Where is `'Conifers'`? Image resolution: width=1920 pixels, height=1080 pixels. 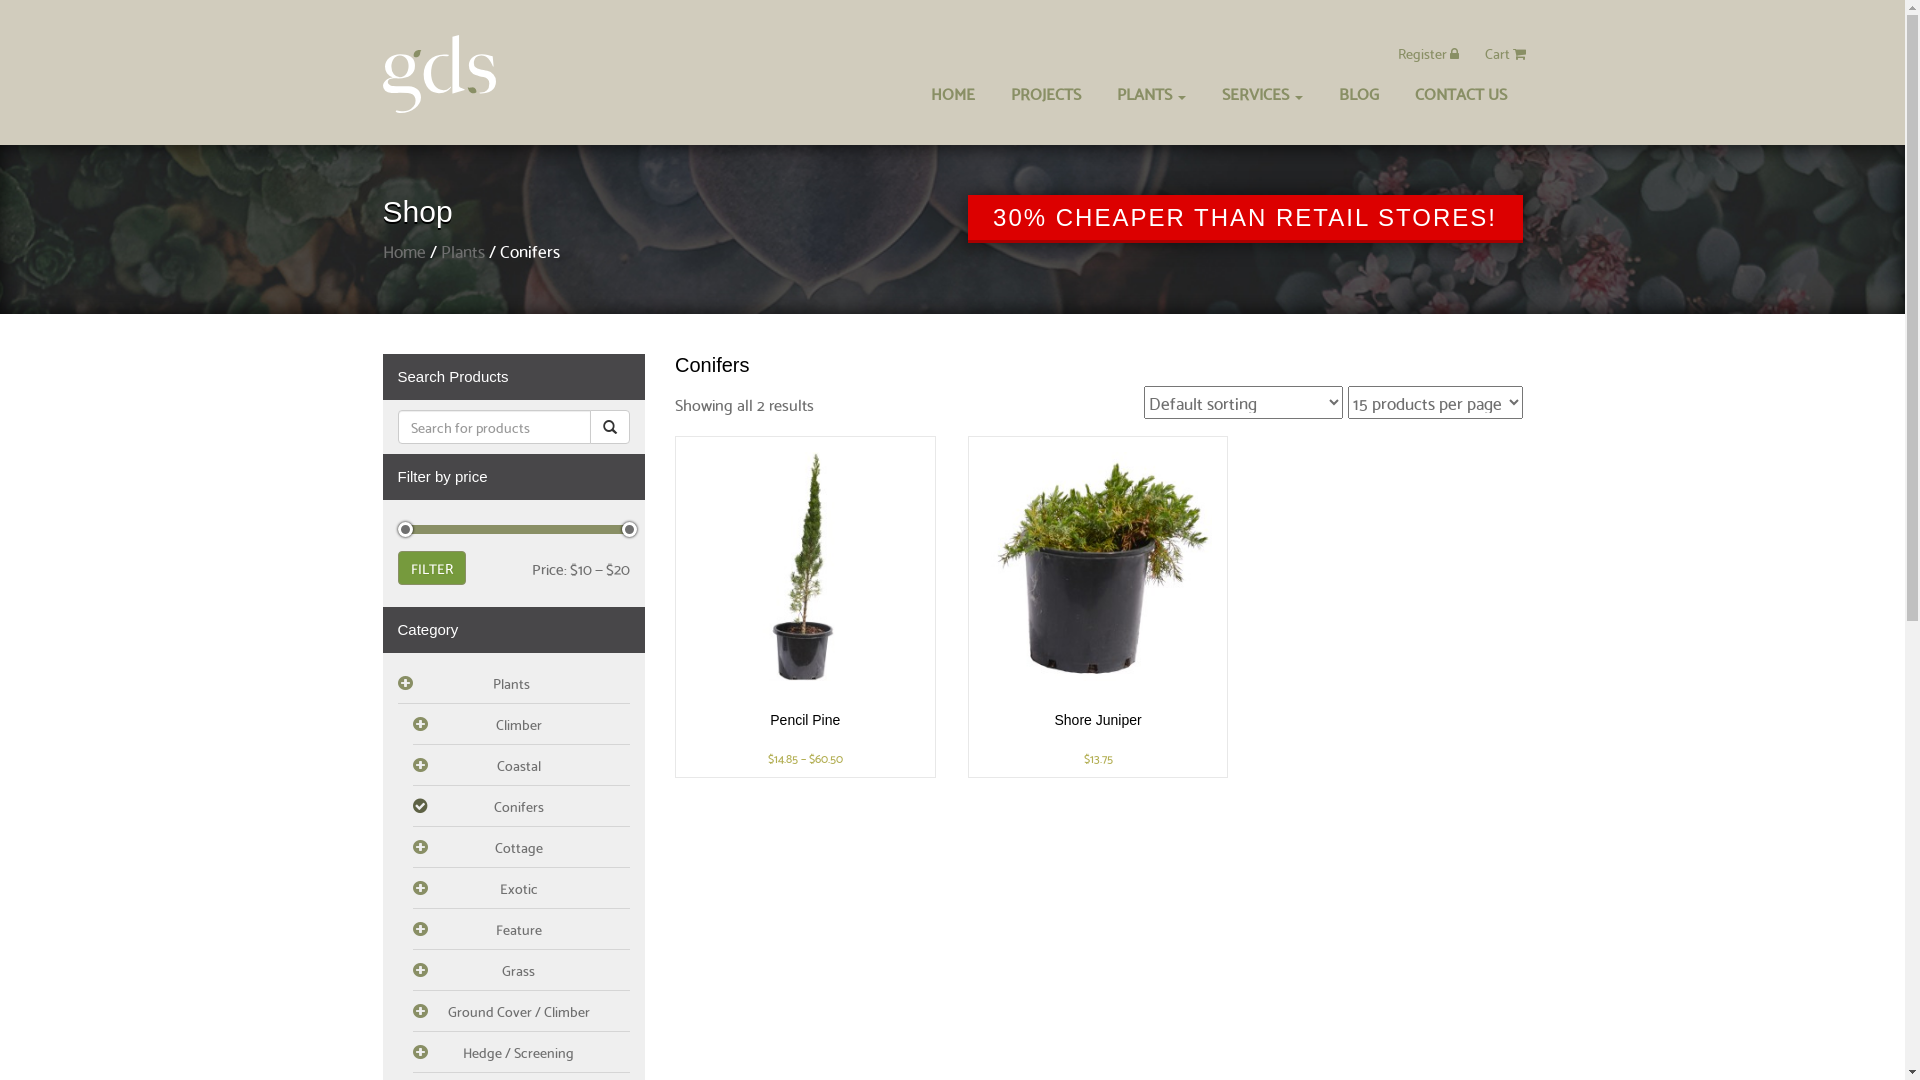
'Conifers' is located at coordinates (521, 805).